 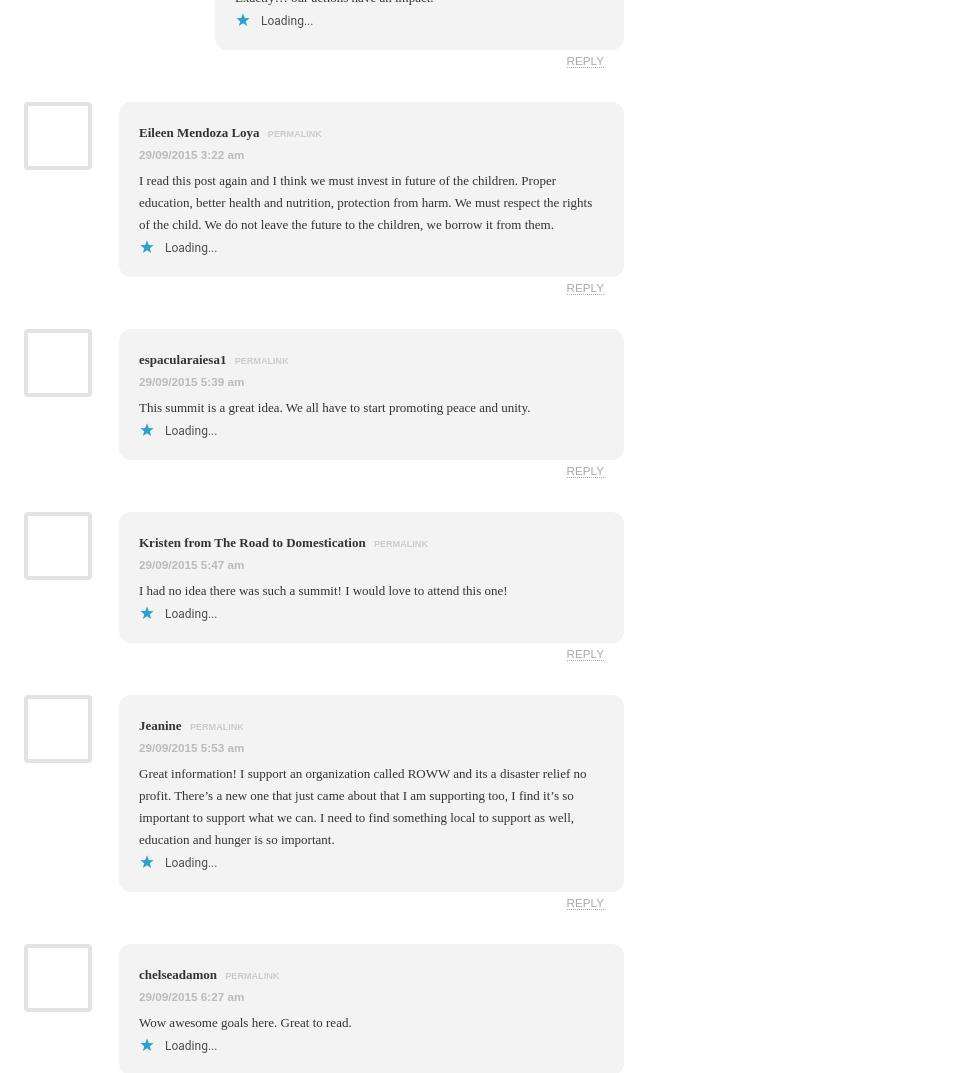 I want to click on 'Wow awesome goals here. Great to read.', so click(x=138, y=1021).